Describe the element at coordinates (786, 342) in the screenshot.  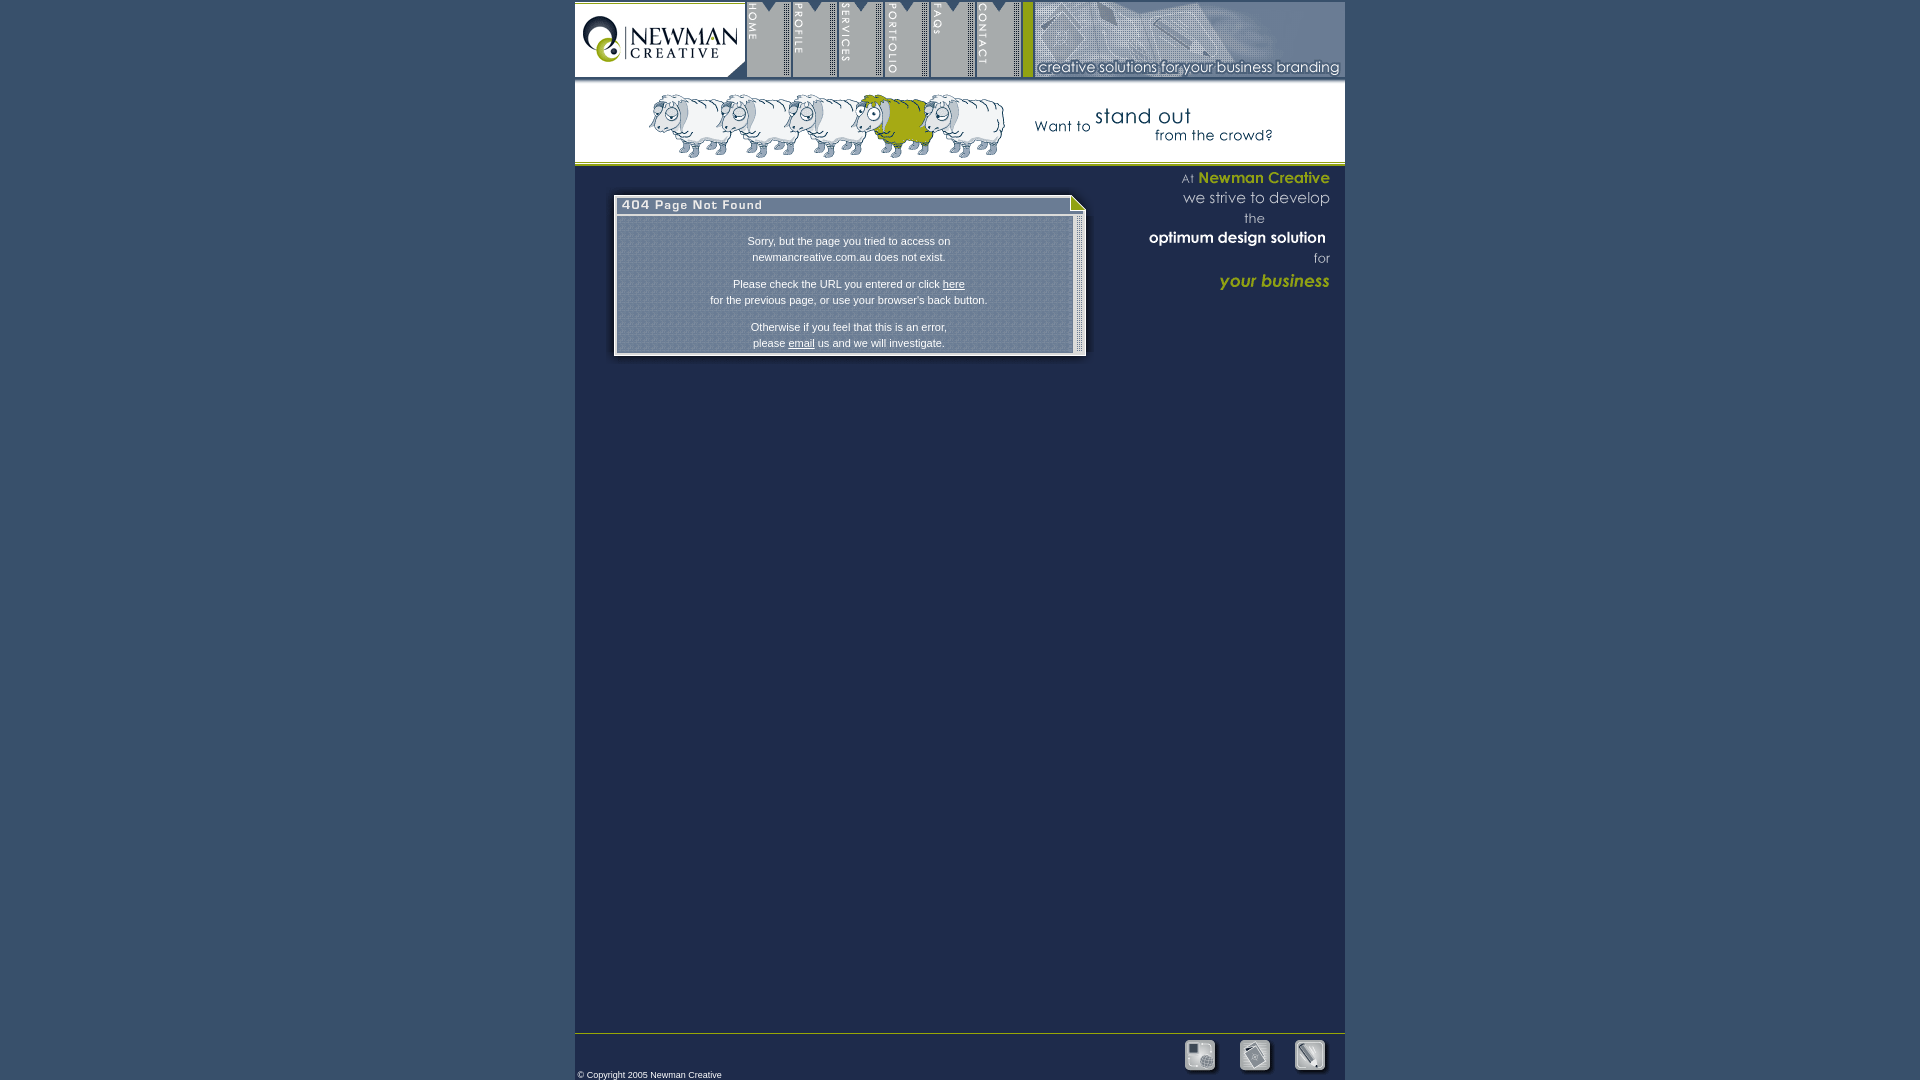
I see `'email'` at that location.